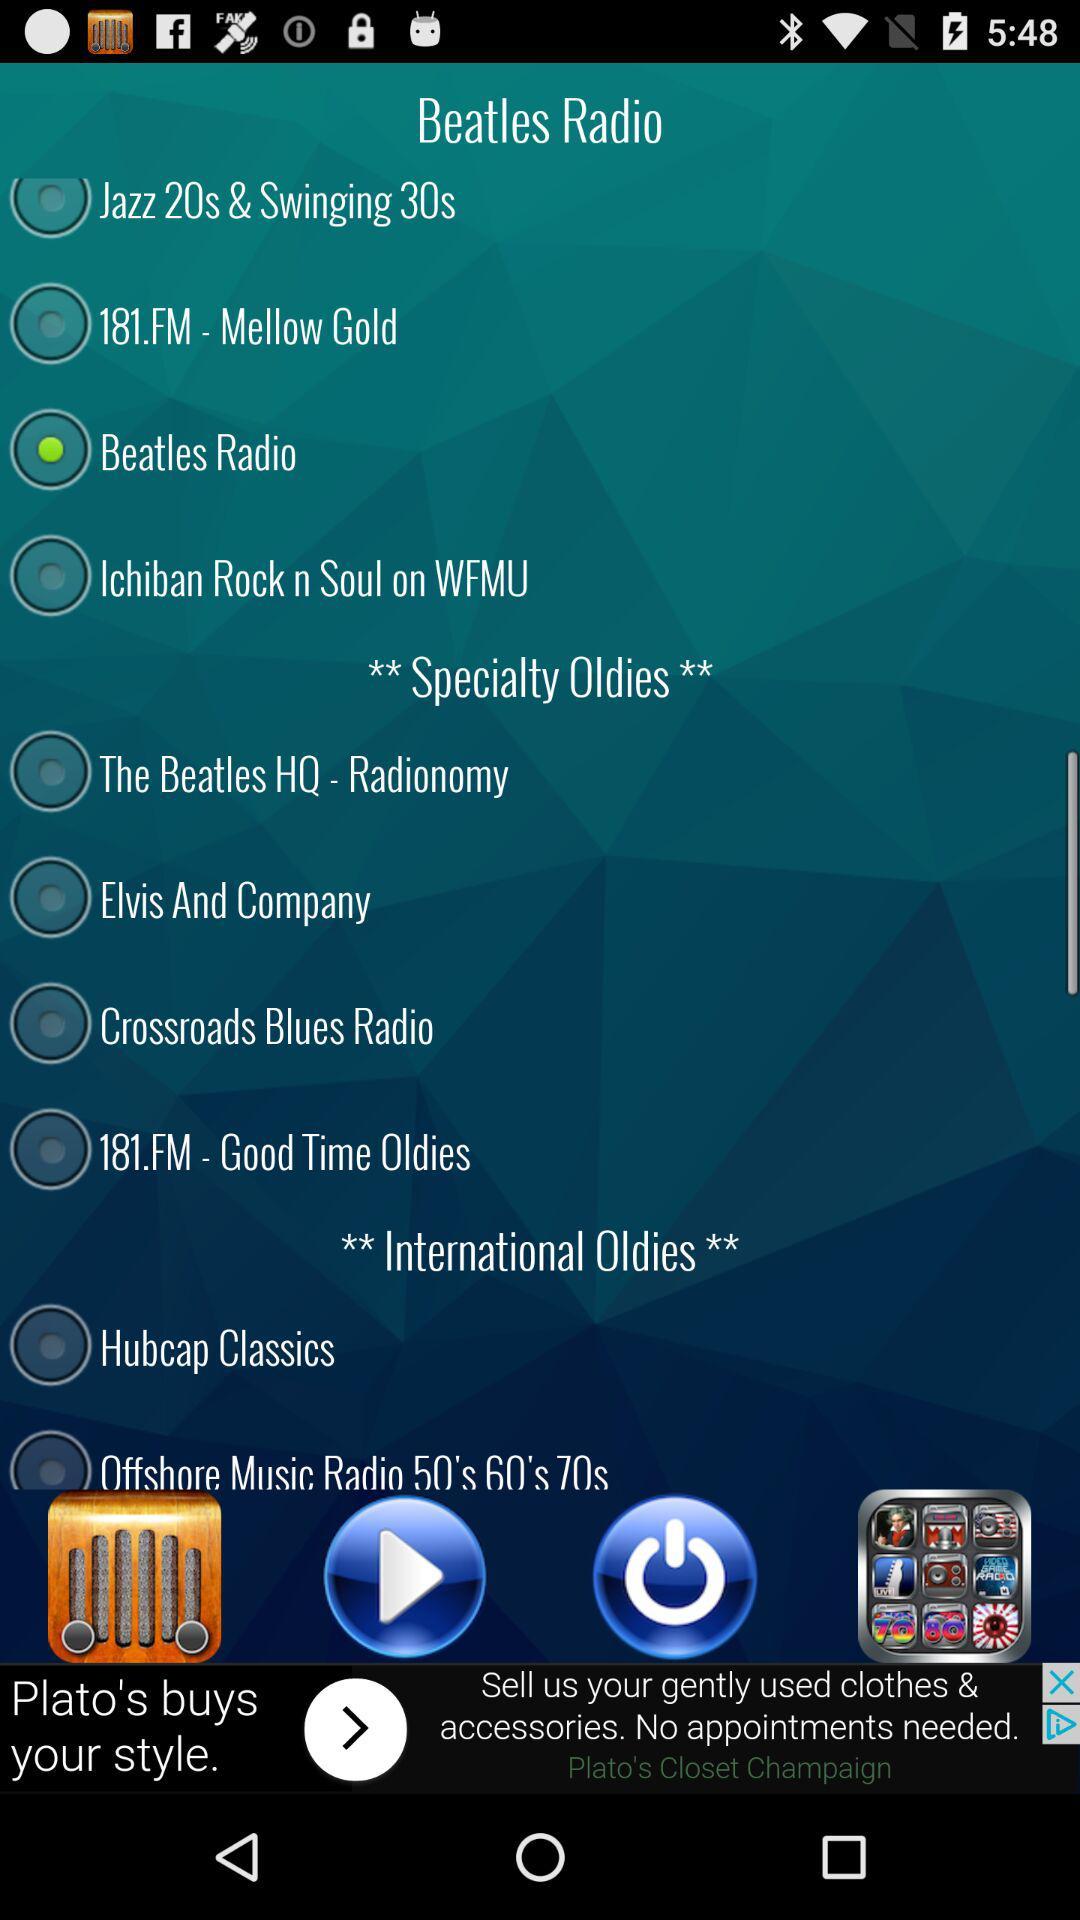 The image size is (1080, 1920). What do you see at coordinates (405, 1575) in the screenshot?
I see `switch to play` at bounding box center [405, 1575].